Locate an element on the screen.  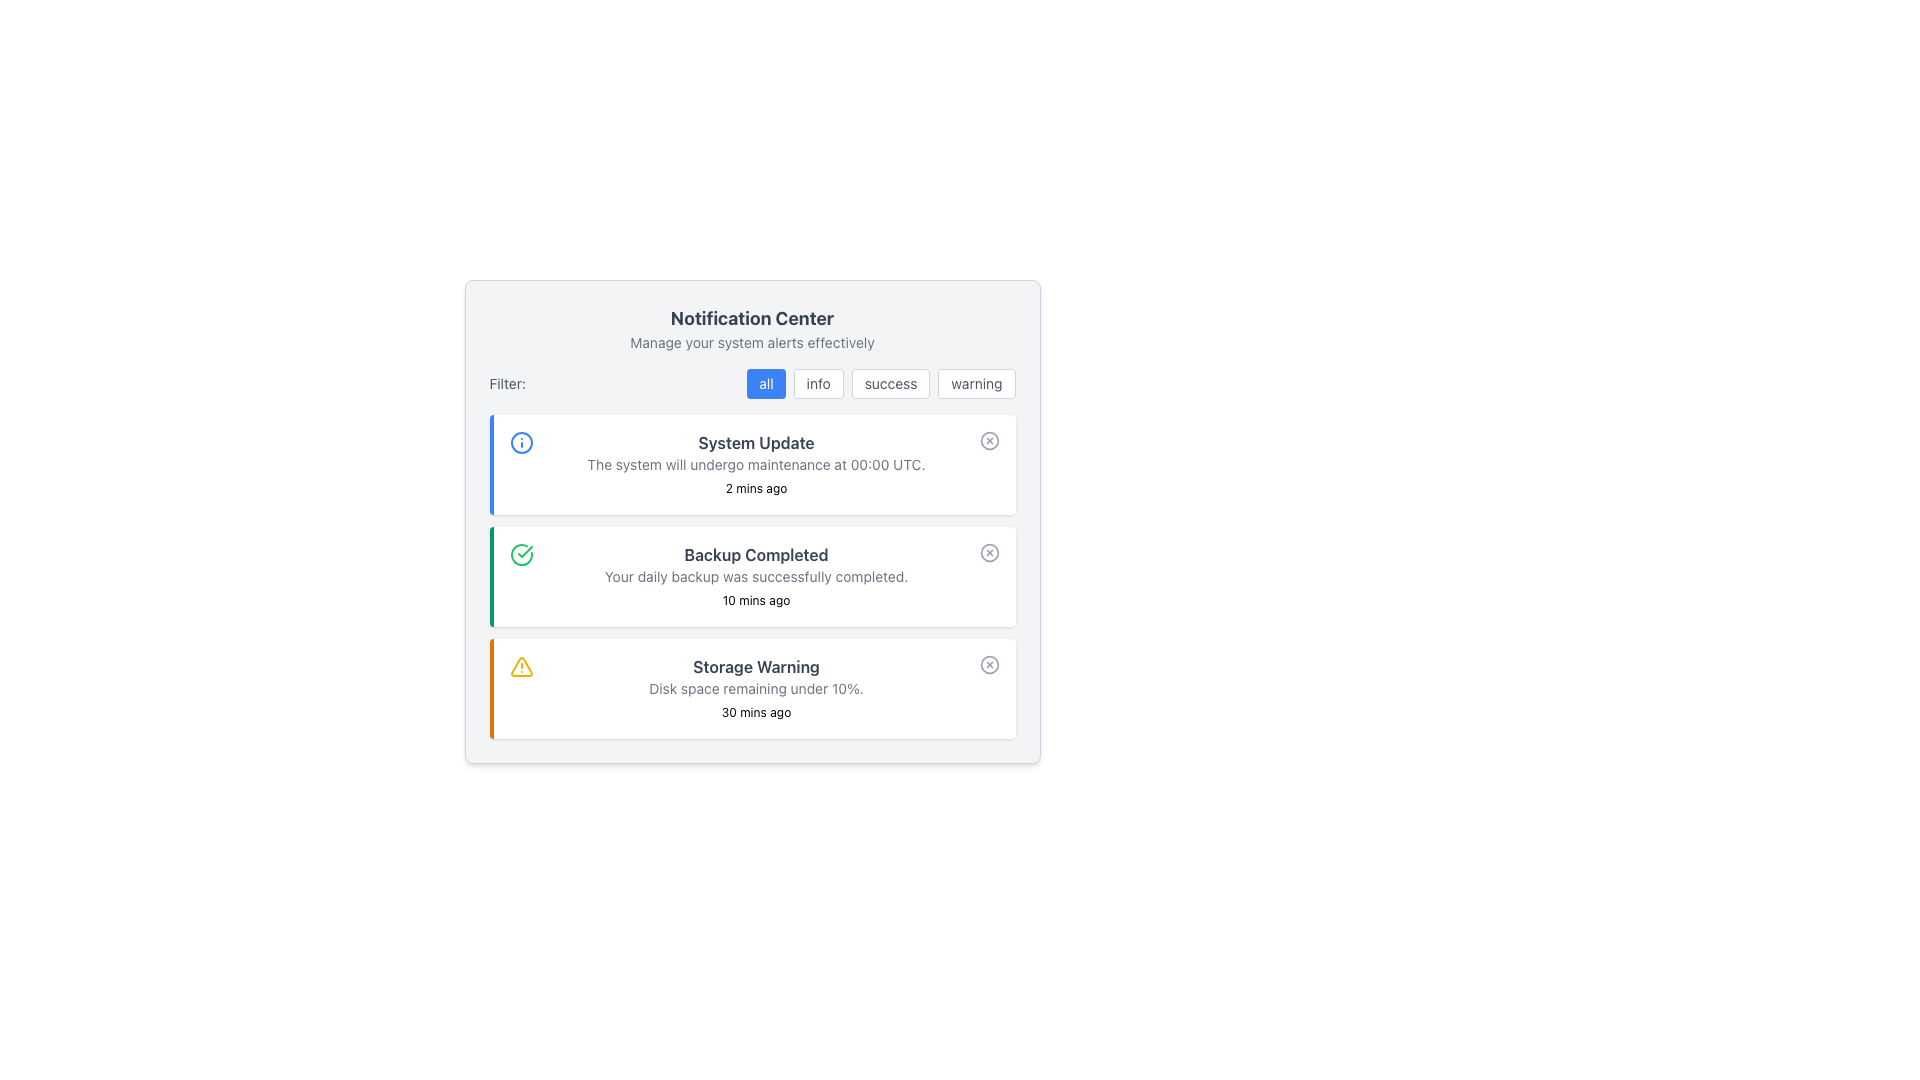
the 'Filter:' label element, which is a small, muted gray text located at the top-left corner of the filtering bar, preceding the selectable filter options is located at coordinates (507, 384).